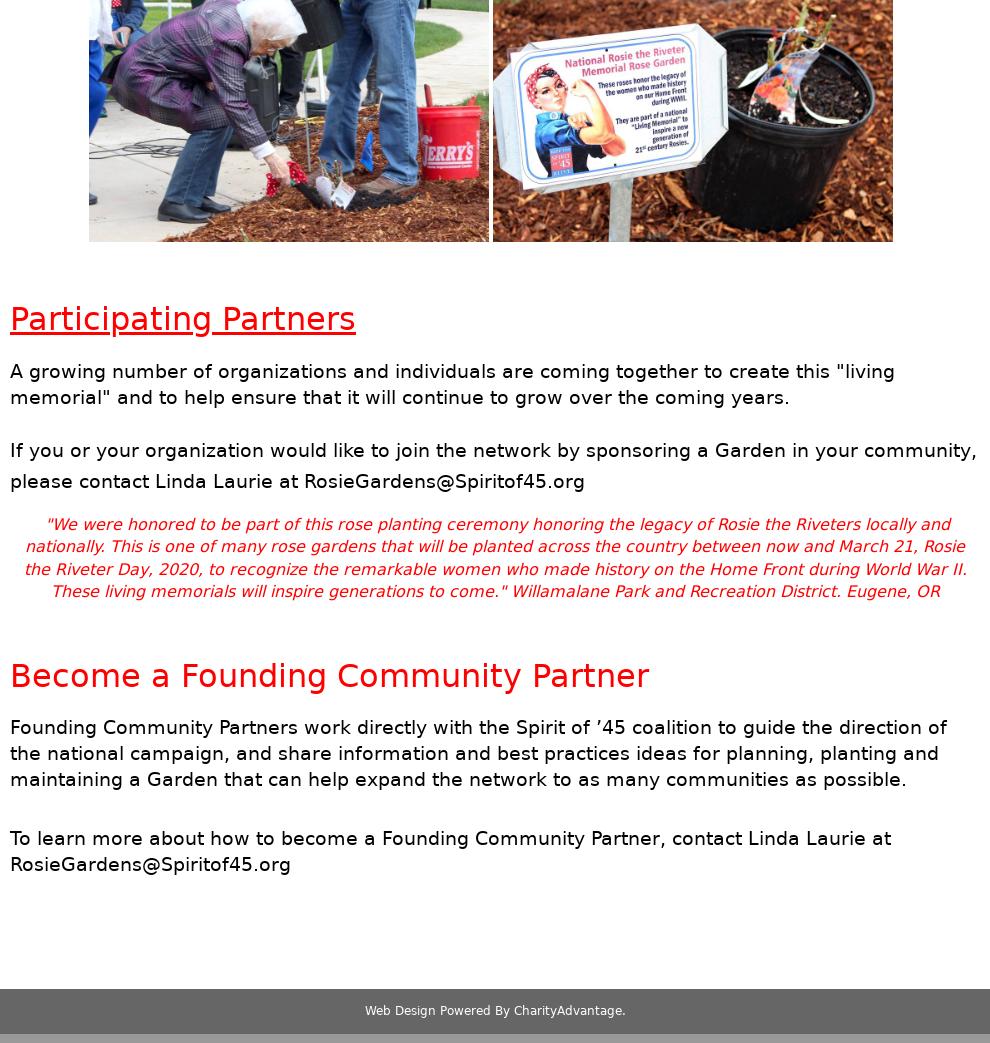 The height and width of the screenshot is (1043, 990). What do you see at coordinates (493, 463) in the screenshot?
I see `'If you or your organization would like to join the network by sponsoring a Garden in your community, please contact Linda Laurie at RosieGardens@Spiritof45.org'` at bounding box center [493, 463].